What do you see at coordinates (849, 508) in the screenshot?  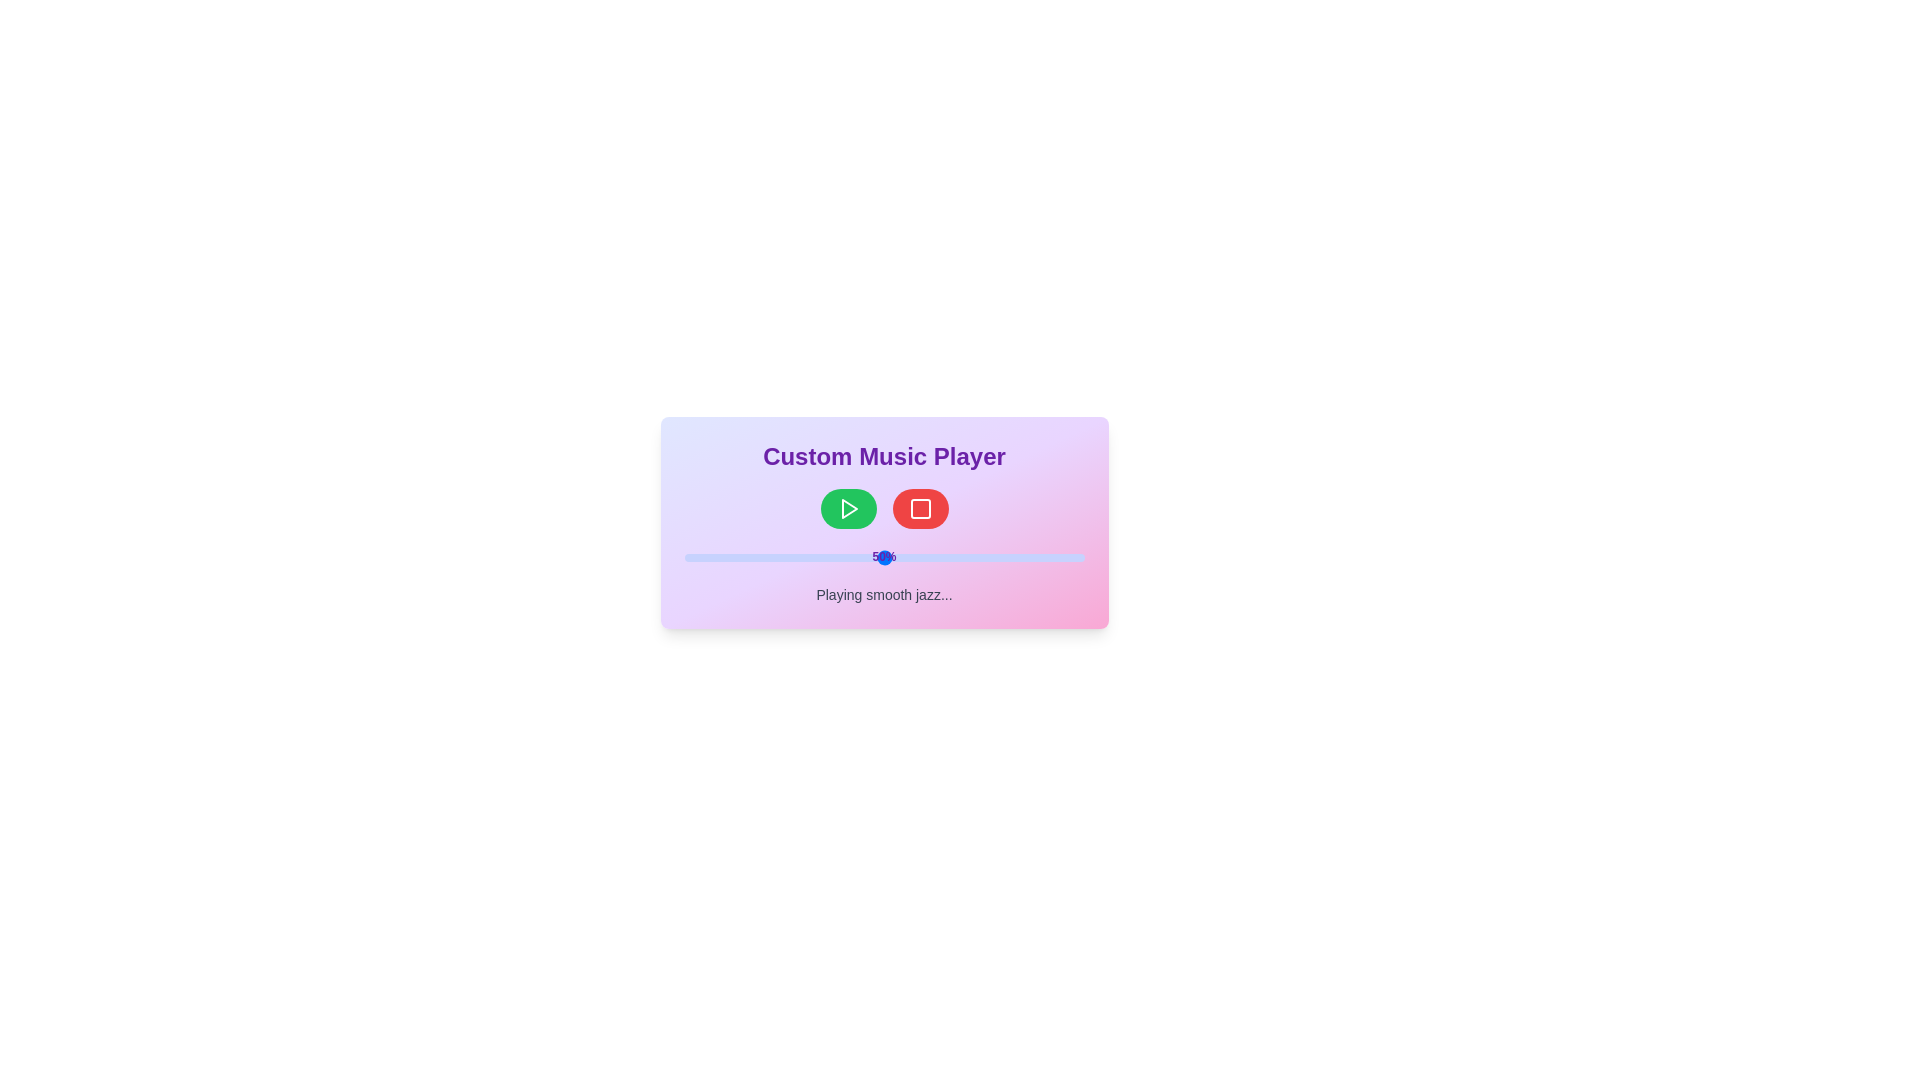 I see `the triangular play icon within the green circular button located in the Custom Music Player controls` at bounding box center [849, 508].